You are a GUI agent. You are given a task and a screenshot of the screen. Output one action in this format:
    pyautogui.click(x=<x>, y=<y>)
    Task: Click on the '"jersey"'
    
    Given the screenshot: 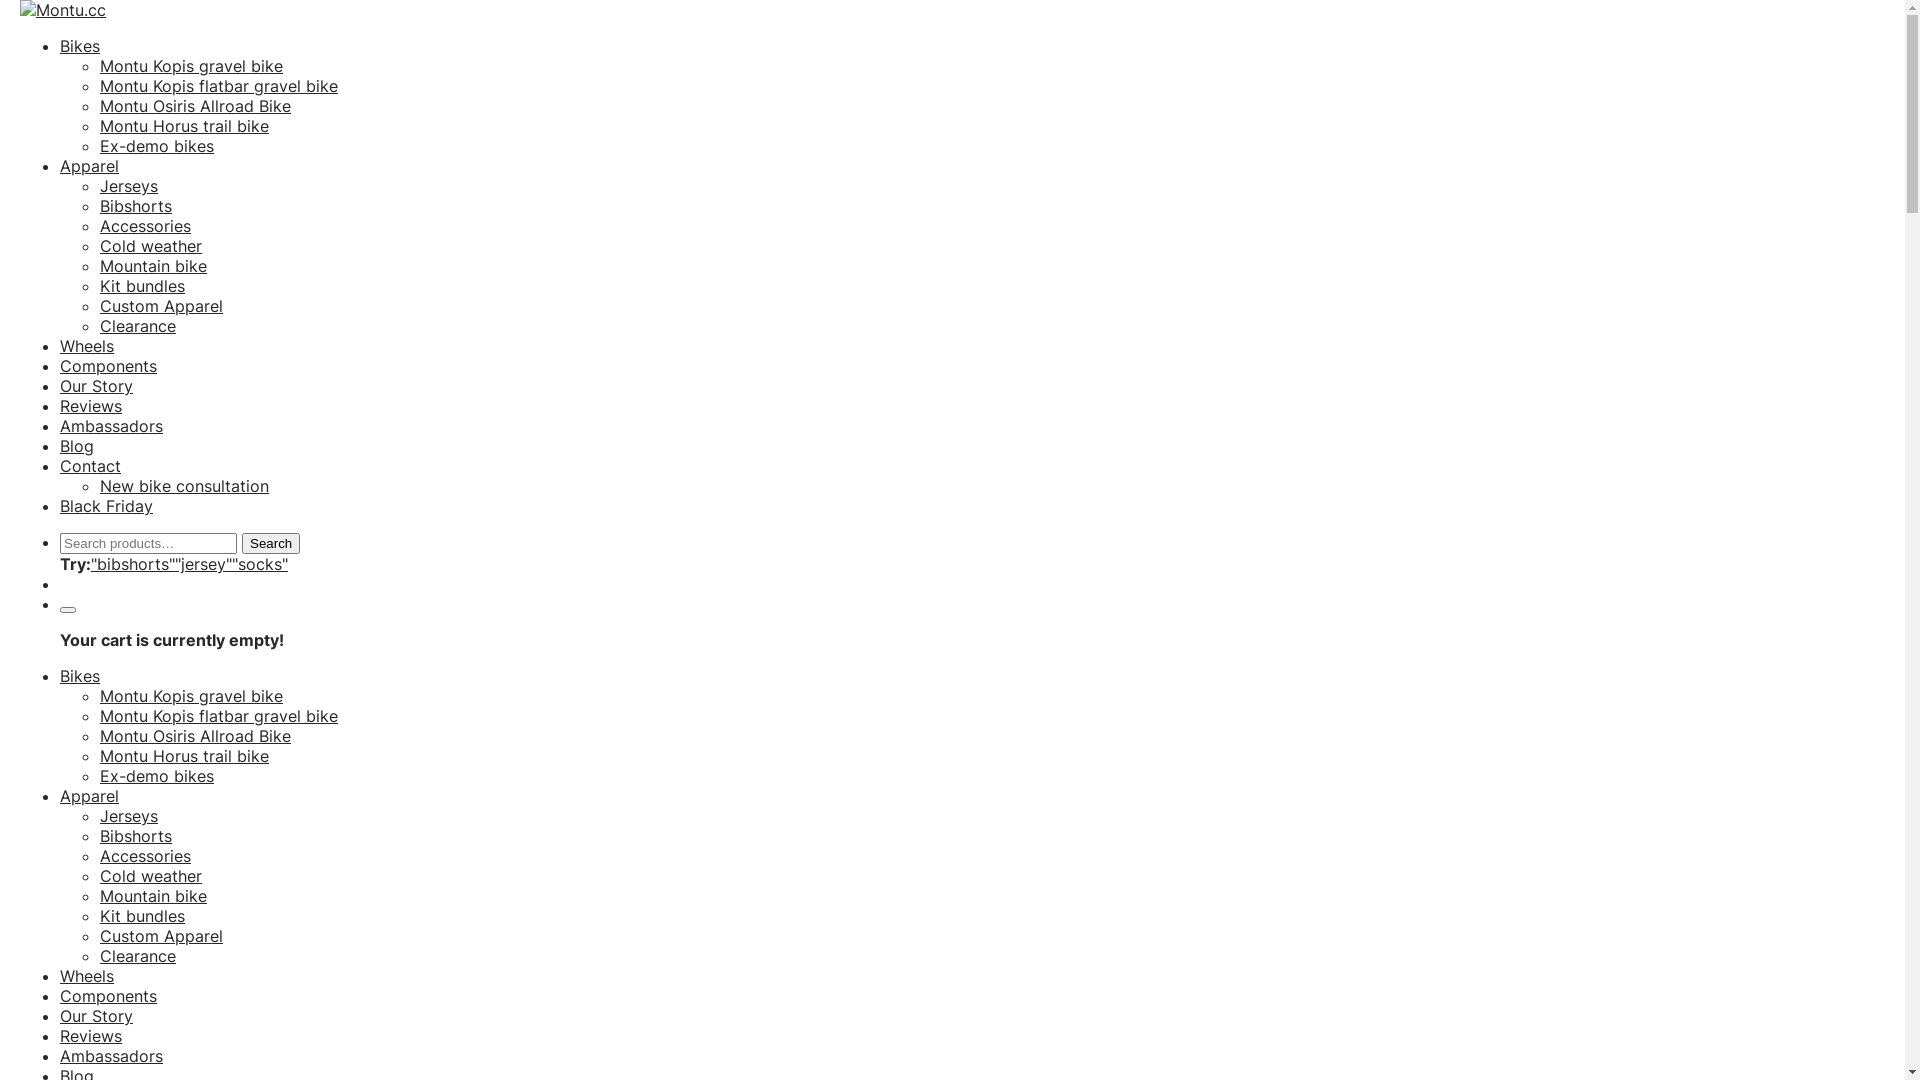 What is the action you would take?
    pyautogui.click(x=203, y=563)
    